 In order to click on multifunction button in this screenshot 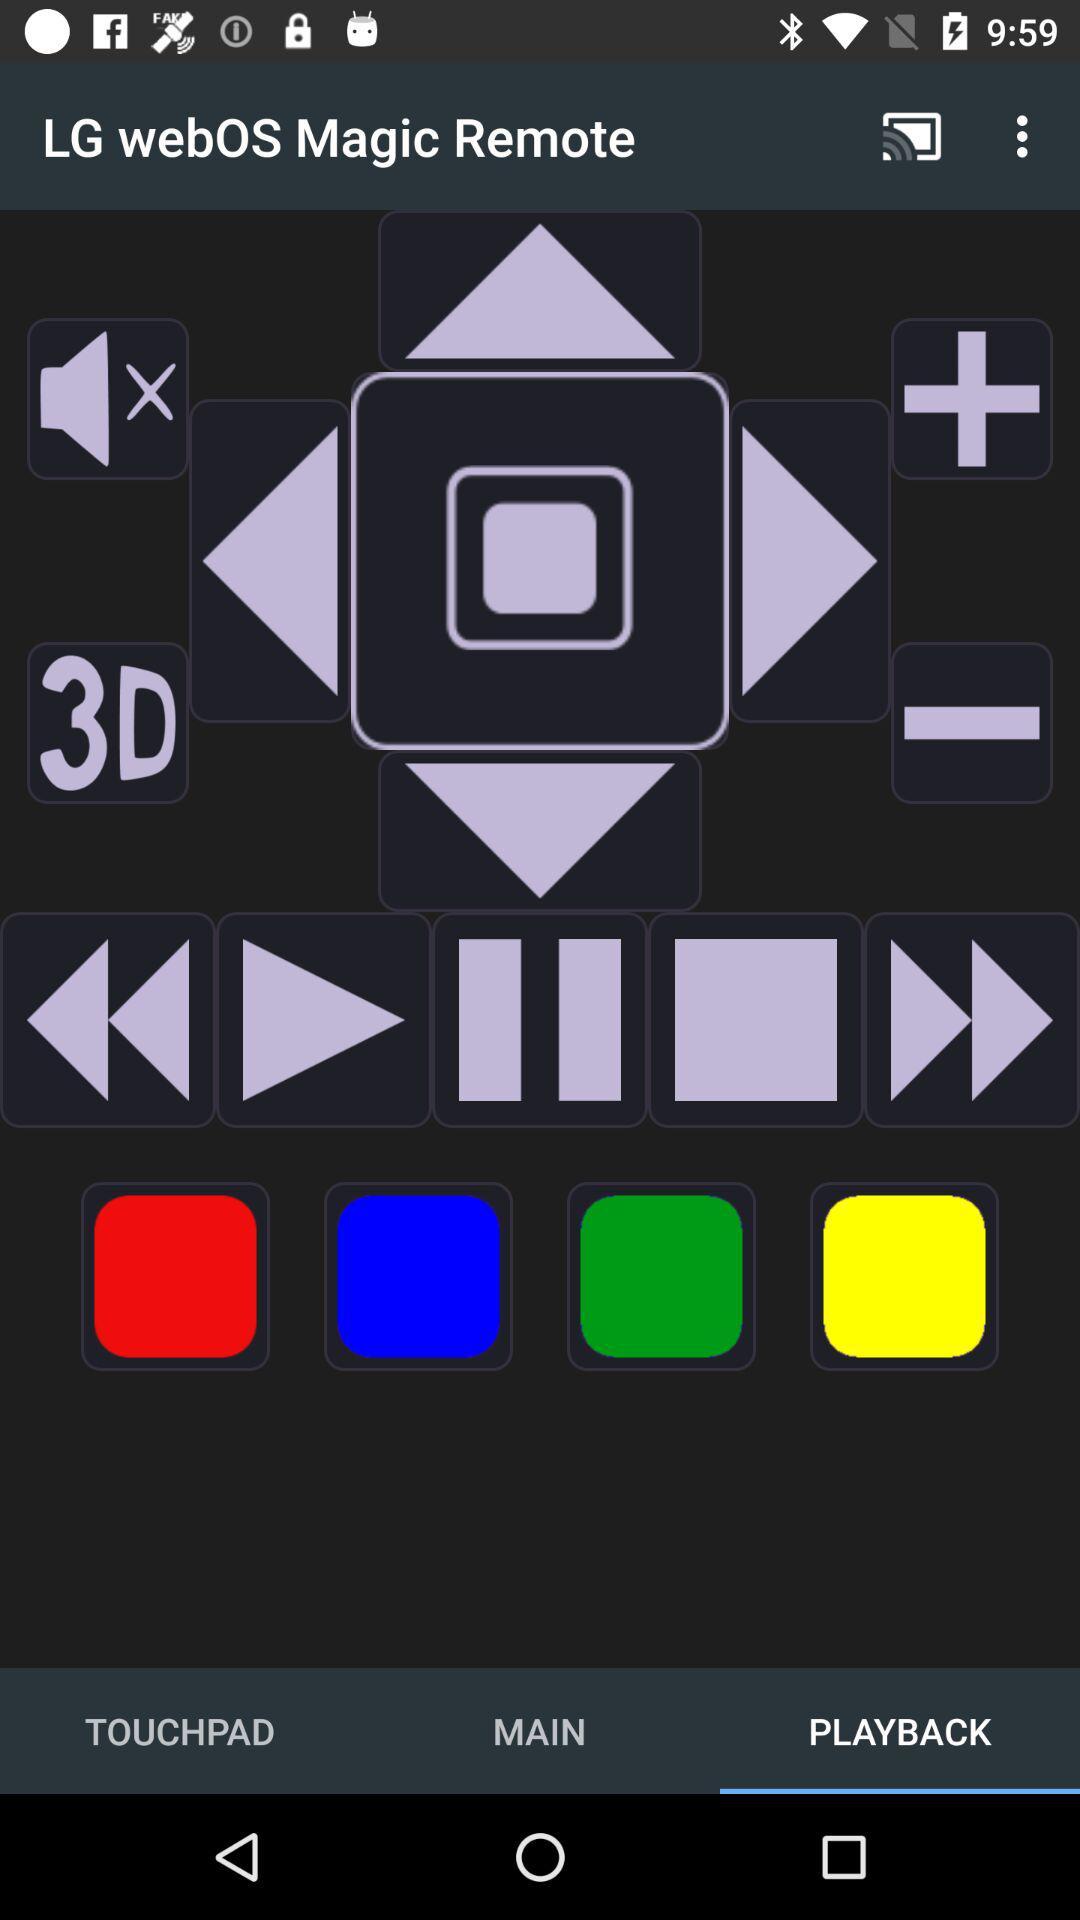, I will do `click(661, 1275)`.